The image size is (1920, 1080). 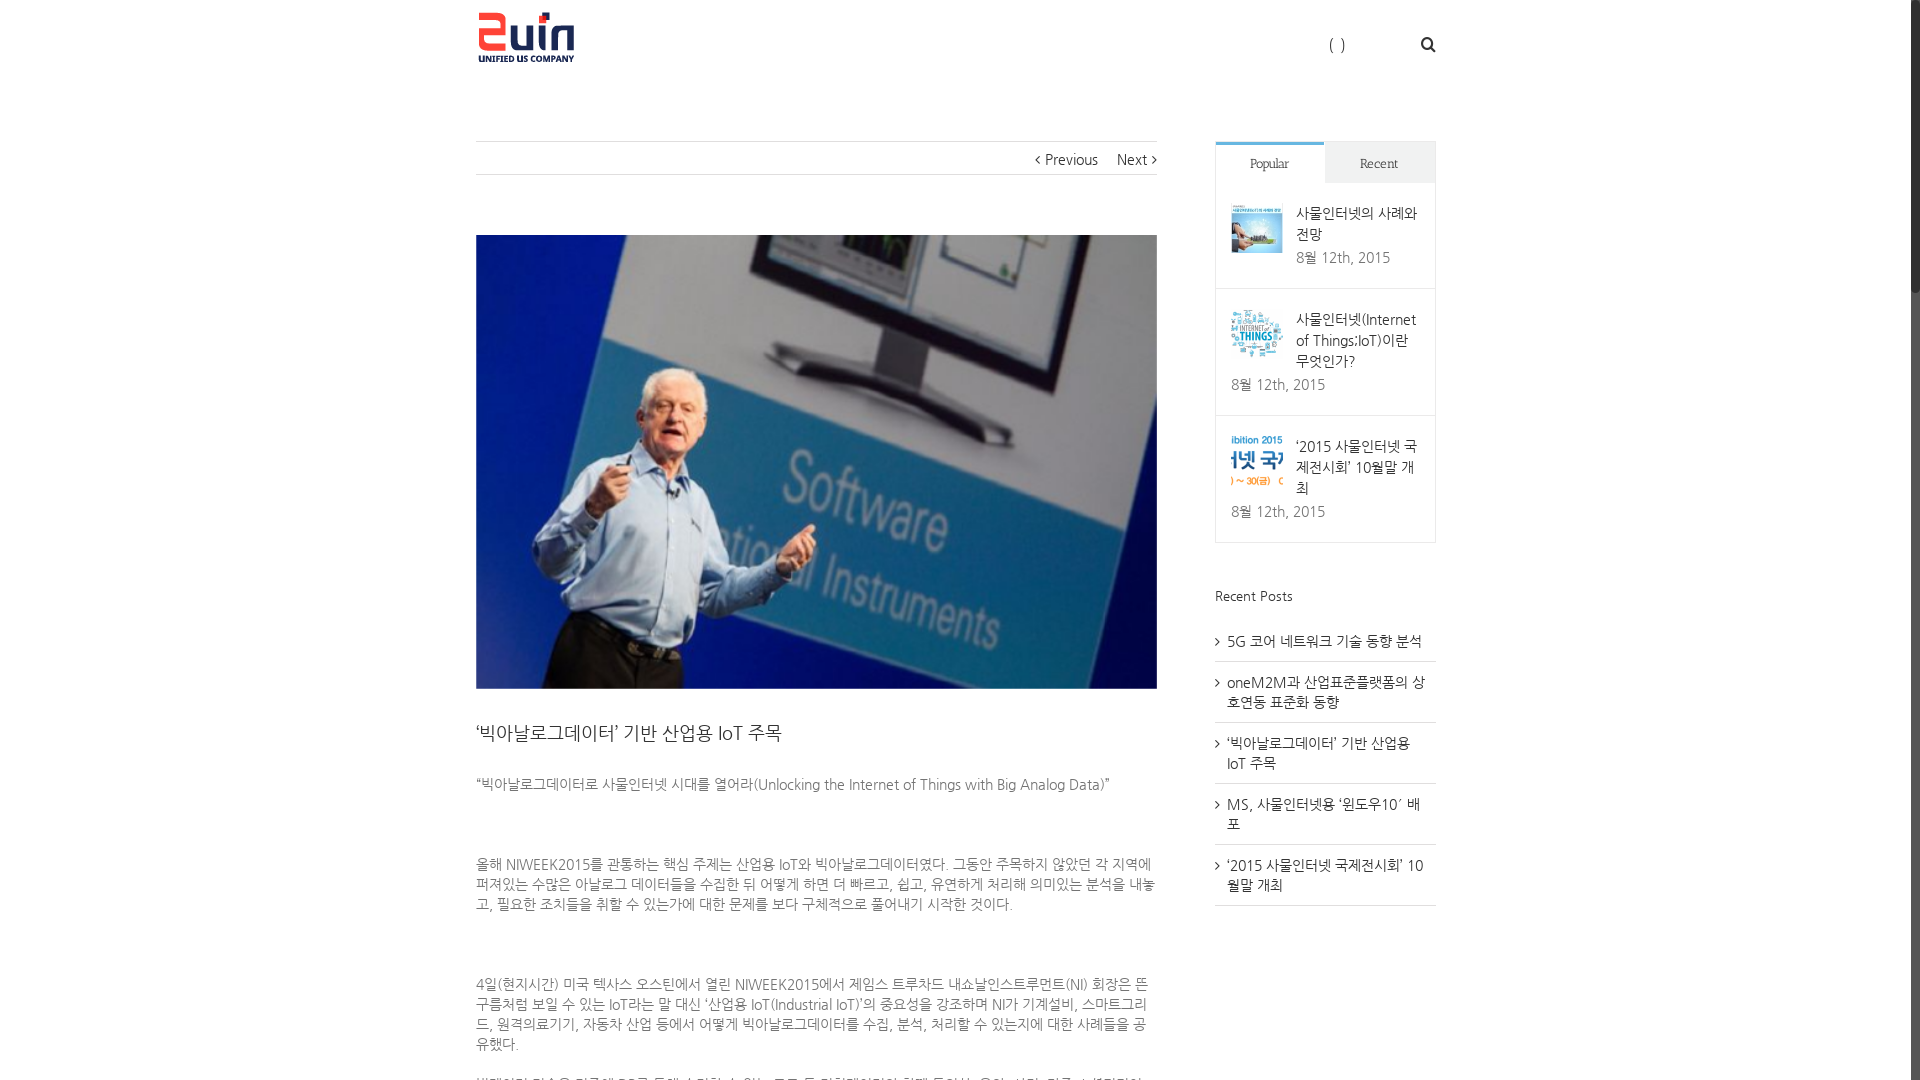 I want to click on 'Next', so click(x=1132, y=157).